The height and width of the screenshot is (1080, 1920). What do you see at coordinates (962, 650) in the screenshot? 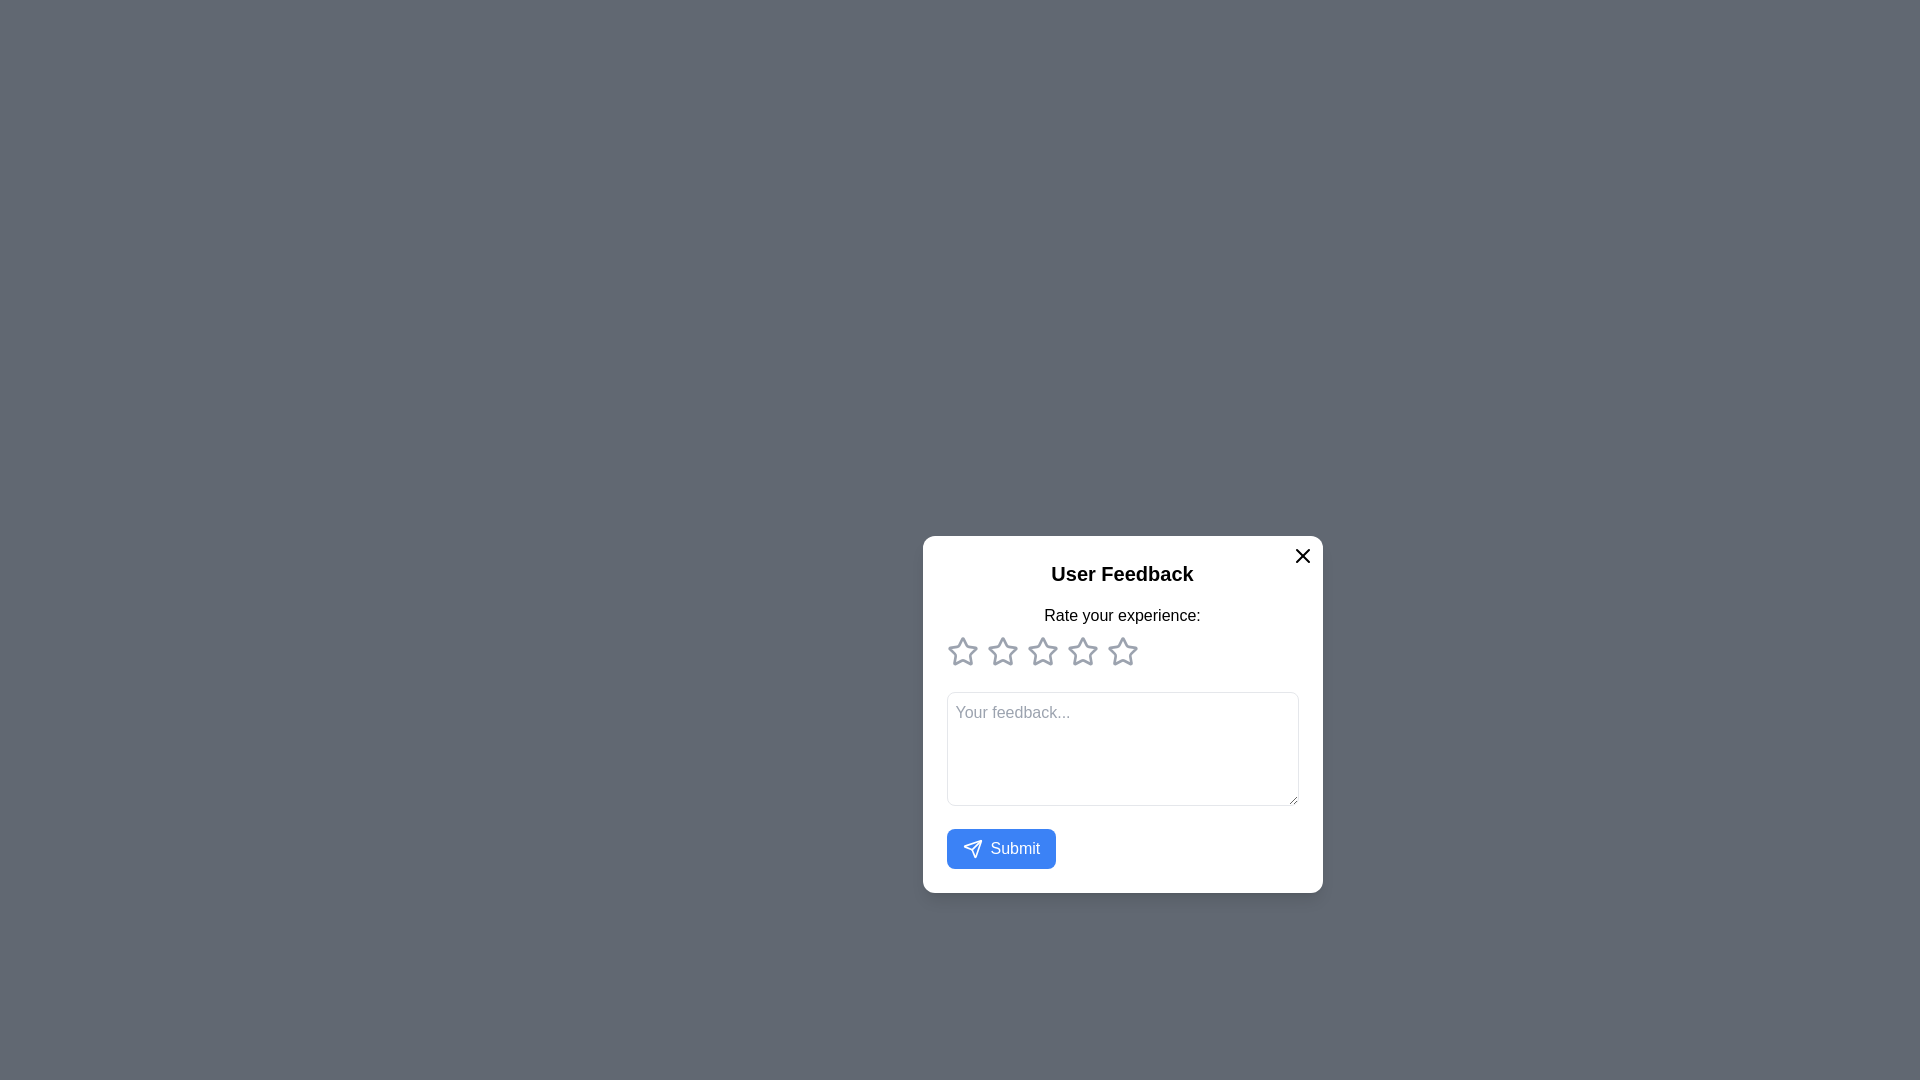
I see `the first clickable rating star icon in the 'Rate your experience' section of the 'User Feedback' modal` at bounding box center [962, 650].